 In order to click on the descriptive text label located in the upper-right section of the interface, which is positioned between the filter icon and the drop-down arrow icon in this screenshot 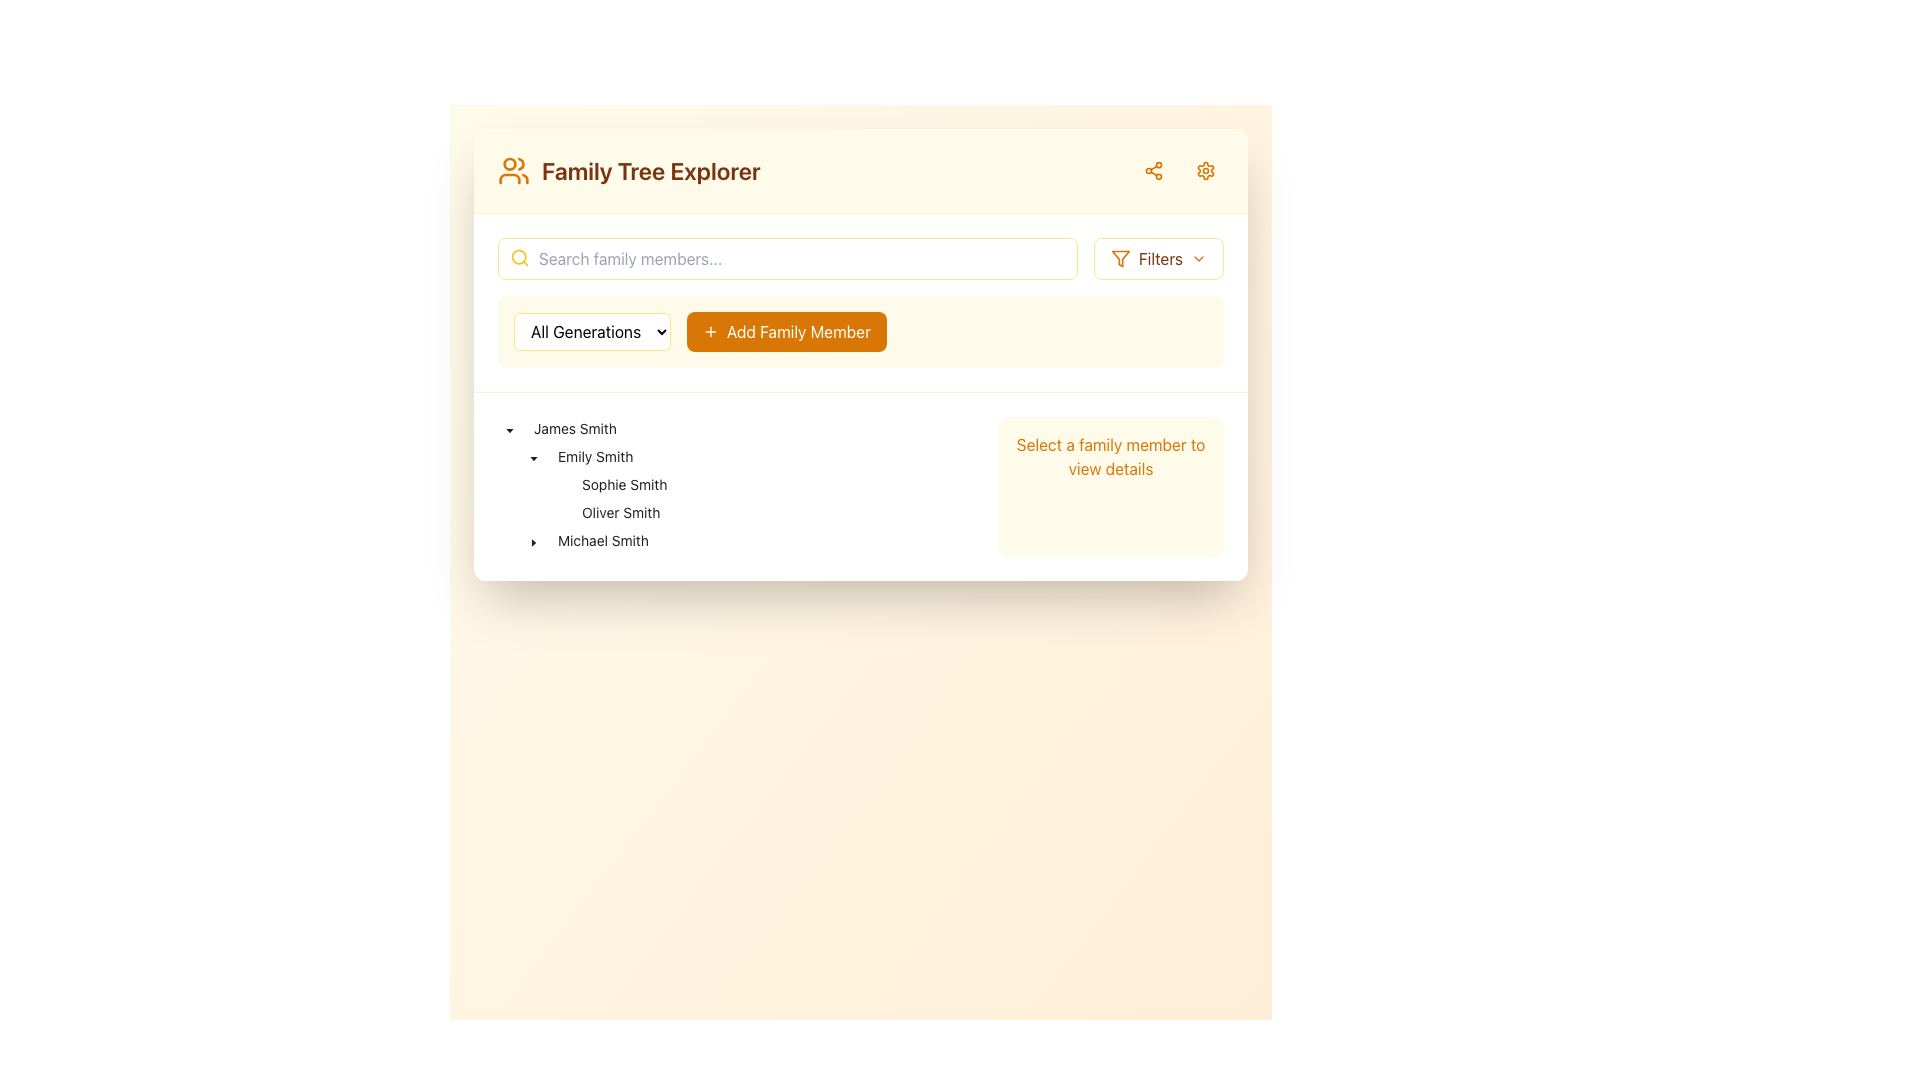, I will do `click(1161, 257)`.